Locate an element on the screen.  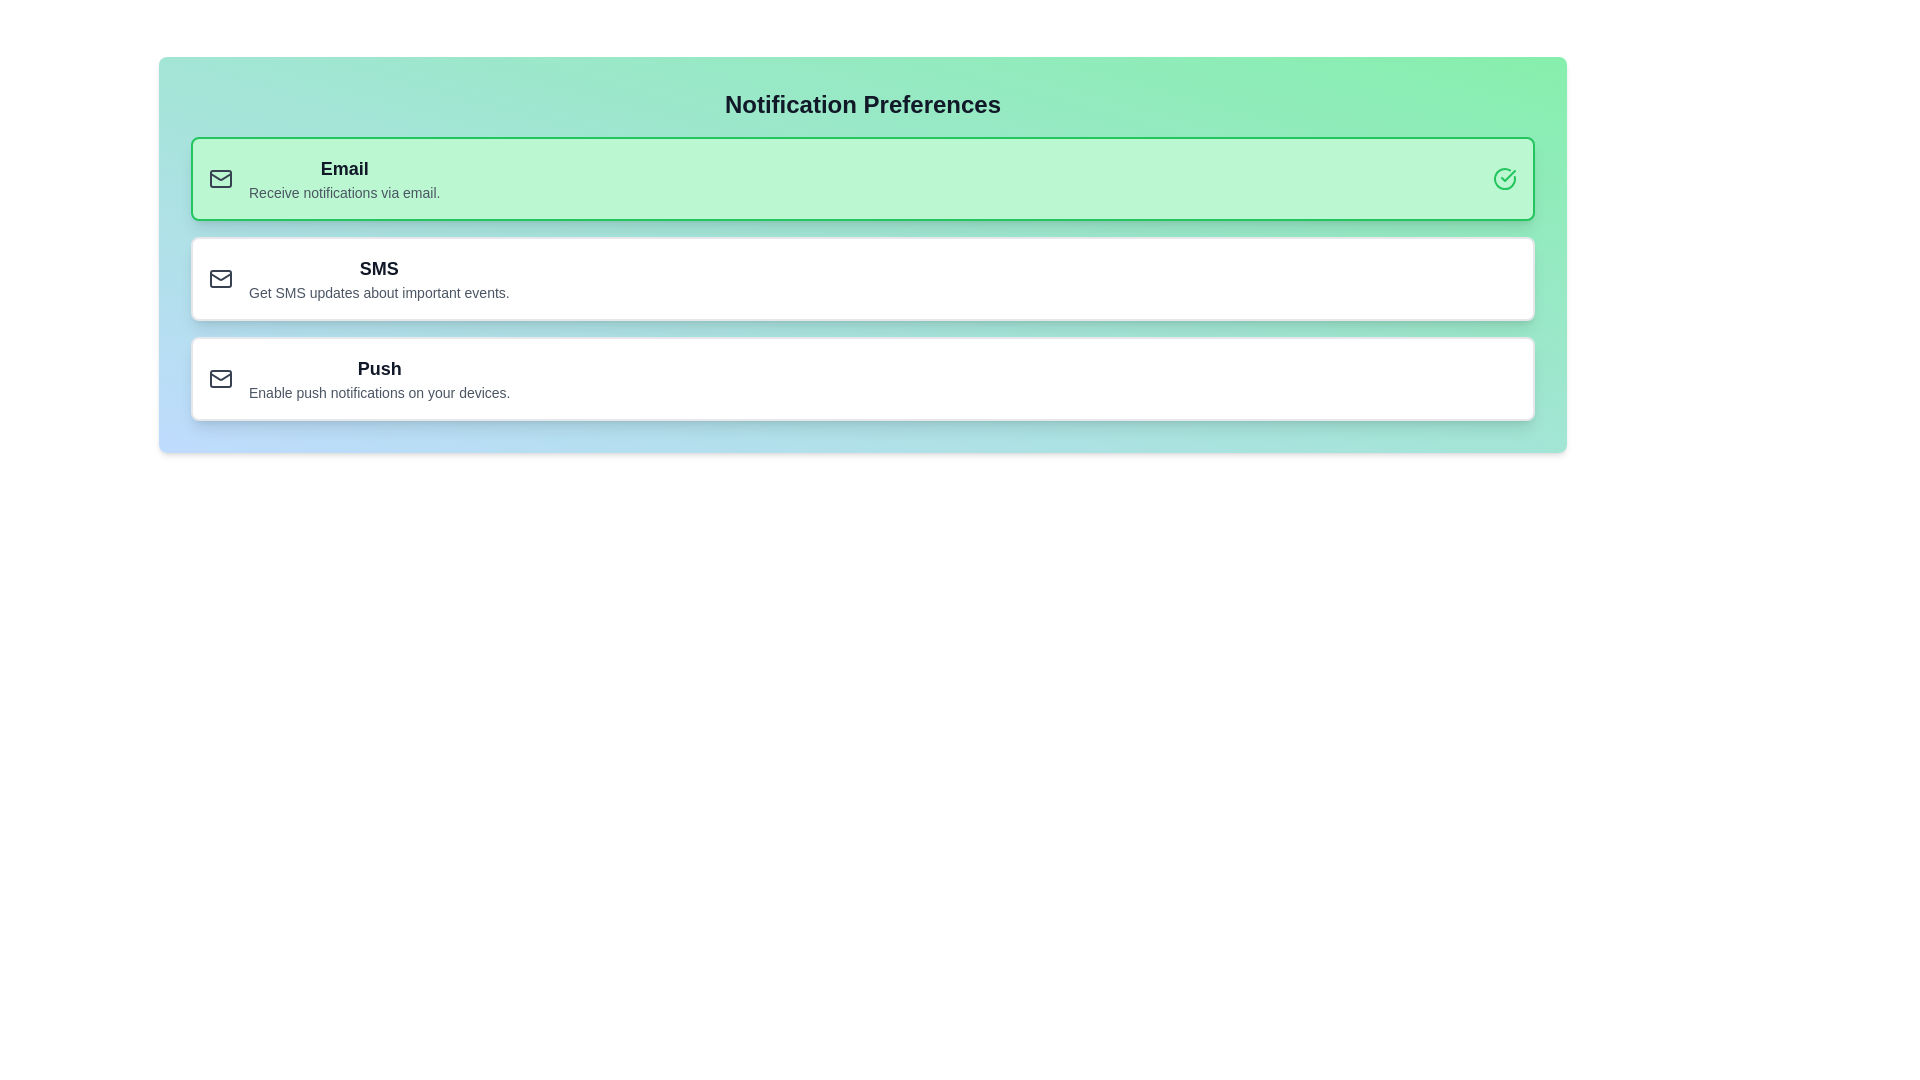
descriptive text element displaying 'Enable push notifications on your devices.' which is located in the third notification preference card titled 'Push.' is located at coordinates (379, 393).